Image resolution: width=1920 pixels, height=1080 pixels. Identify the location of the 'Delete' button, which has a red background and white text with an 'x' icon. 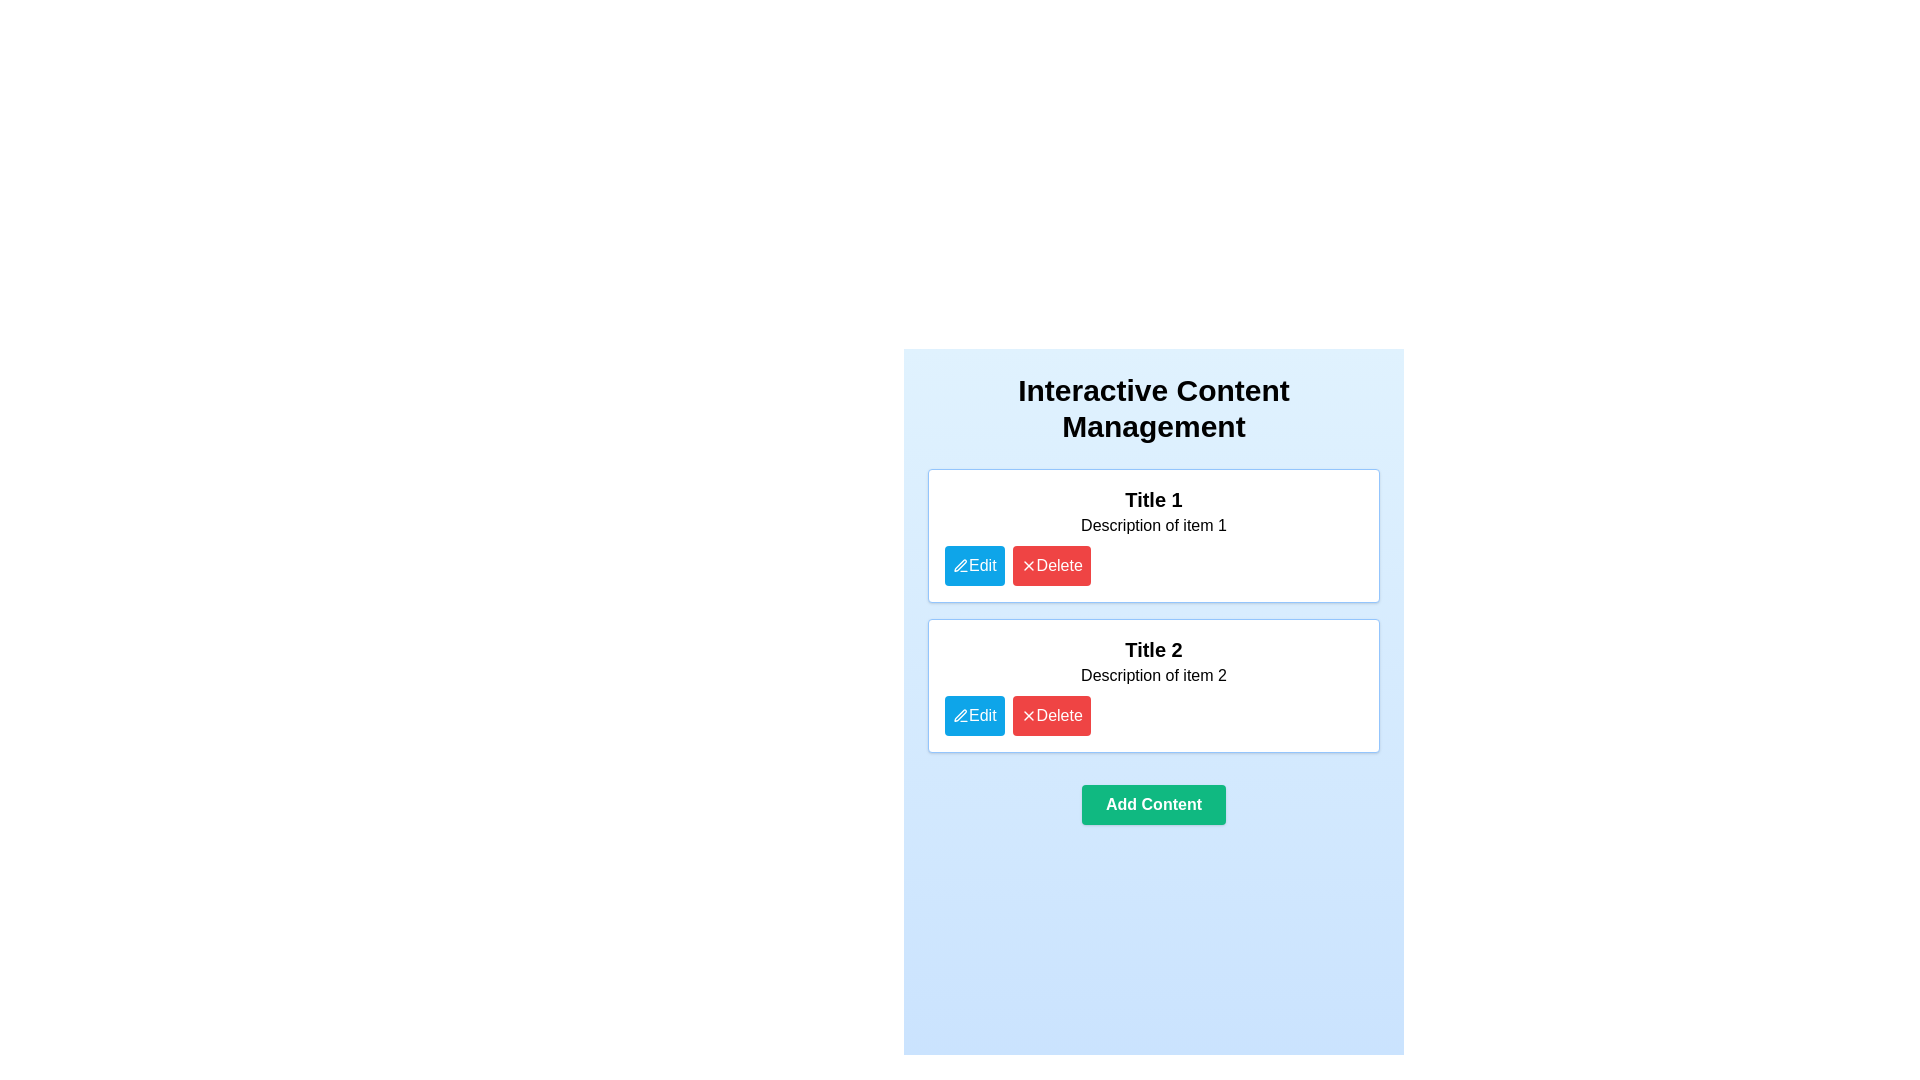
(1050, 715).